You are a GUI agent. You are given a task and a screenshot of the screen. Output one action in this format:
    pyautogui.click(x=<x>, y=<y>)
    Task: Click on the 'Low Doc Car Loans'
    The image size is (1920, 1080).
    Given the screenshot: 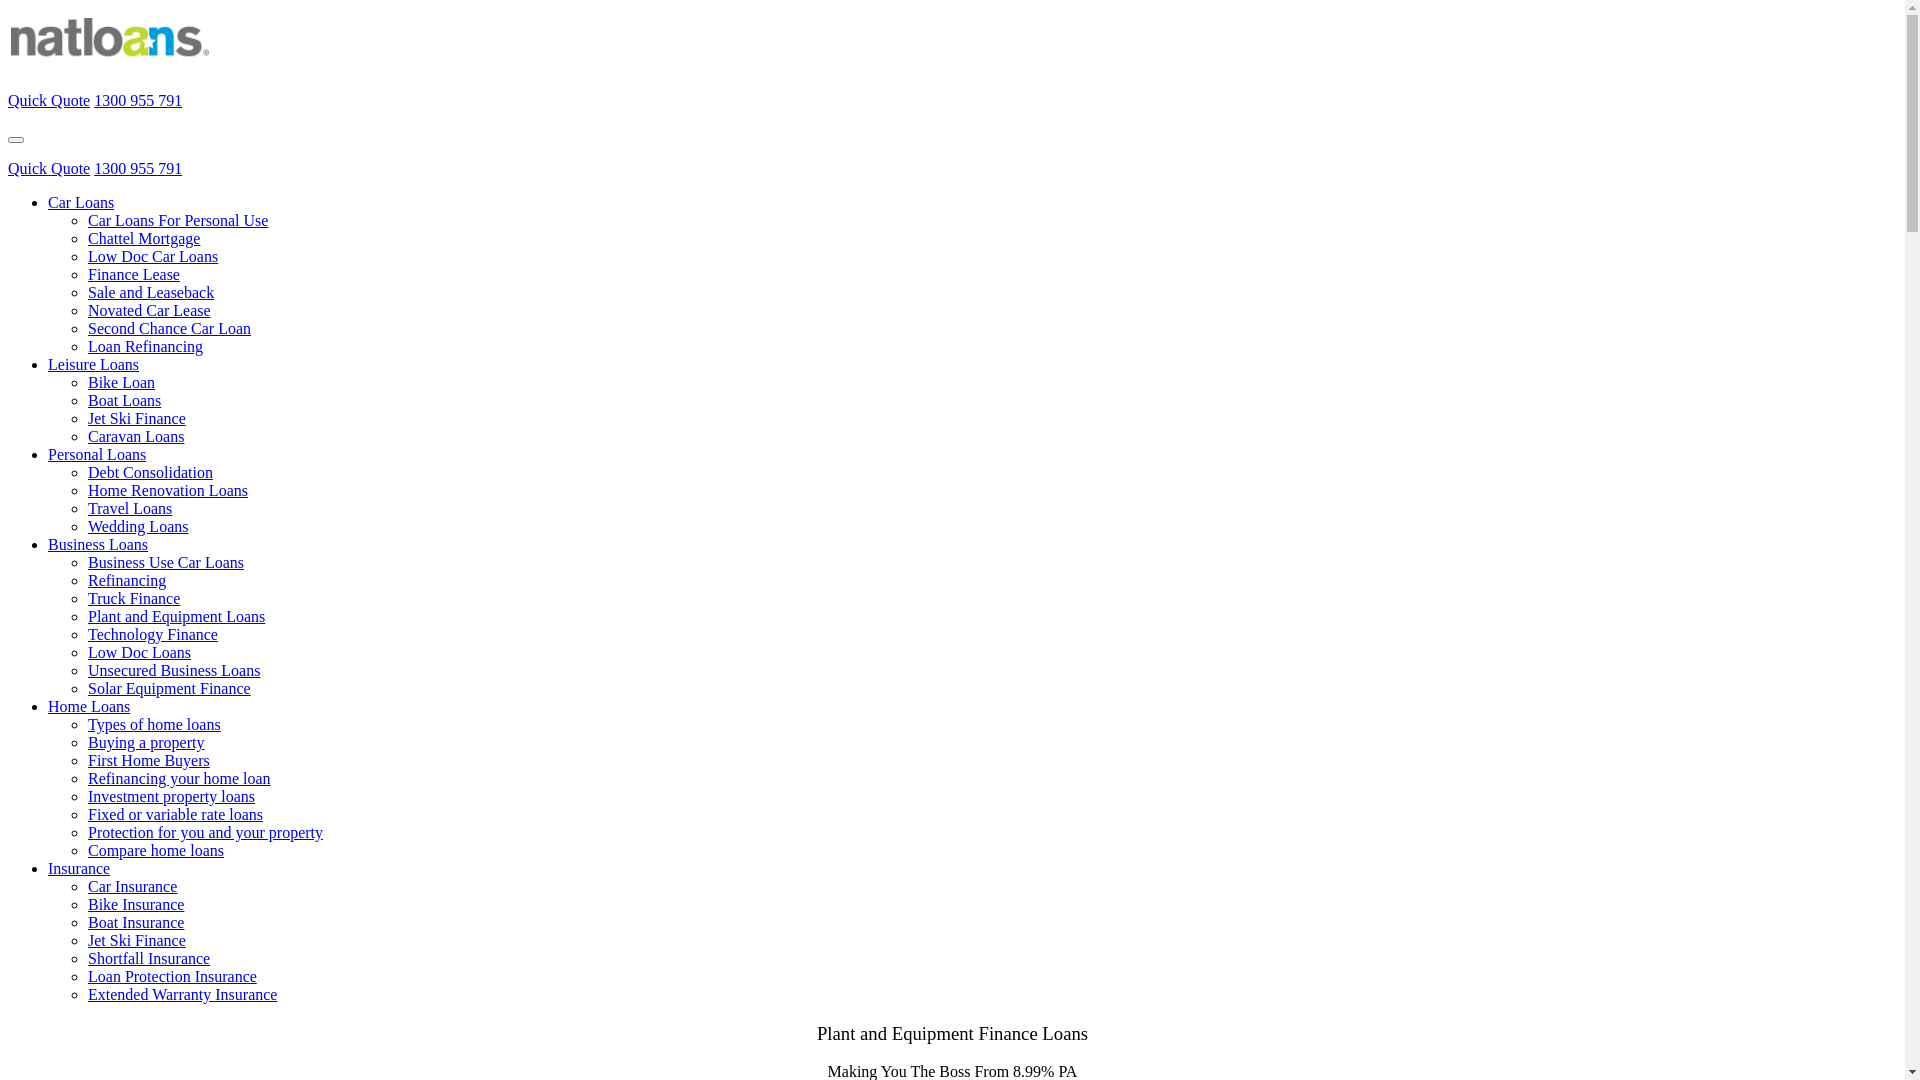 What is the action you would take?
    pyautogui.click(x=152, y=255)
    